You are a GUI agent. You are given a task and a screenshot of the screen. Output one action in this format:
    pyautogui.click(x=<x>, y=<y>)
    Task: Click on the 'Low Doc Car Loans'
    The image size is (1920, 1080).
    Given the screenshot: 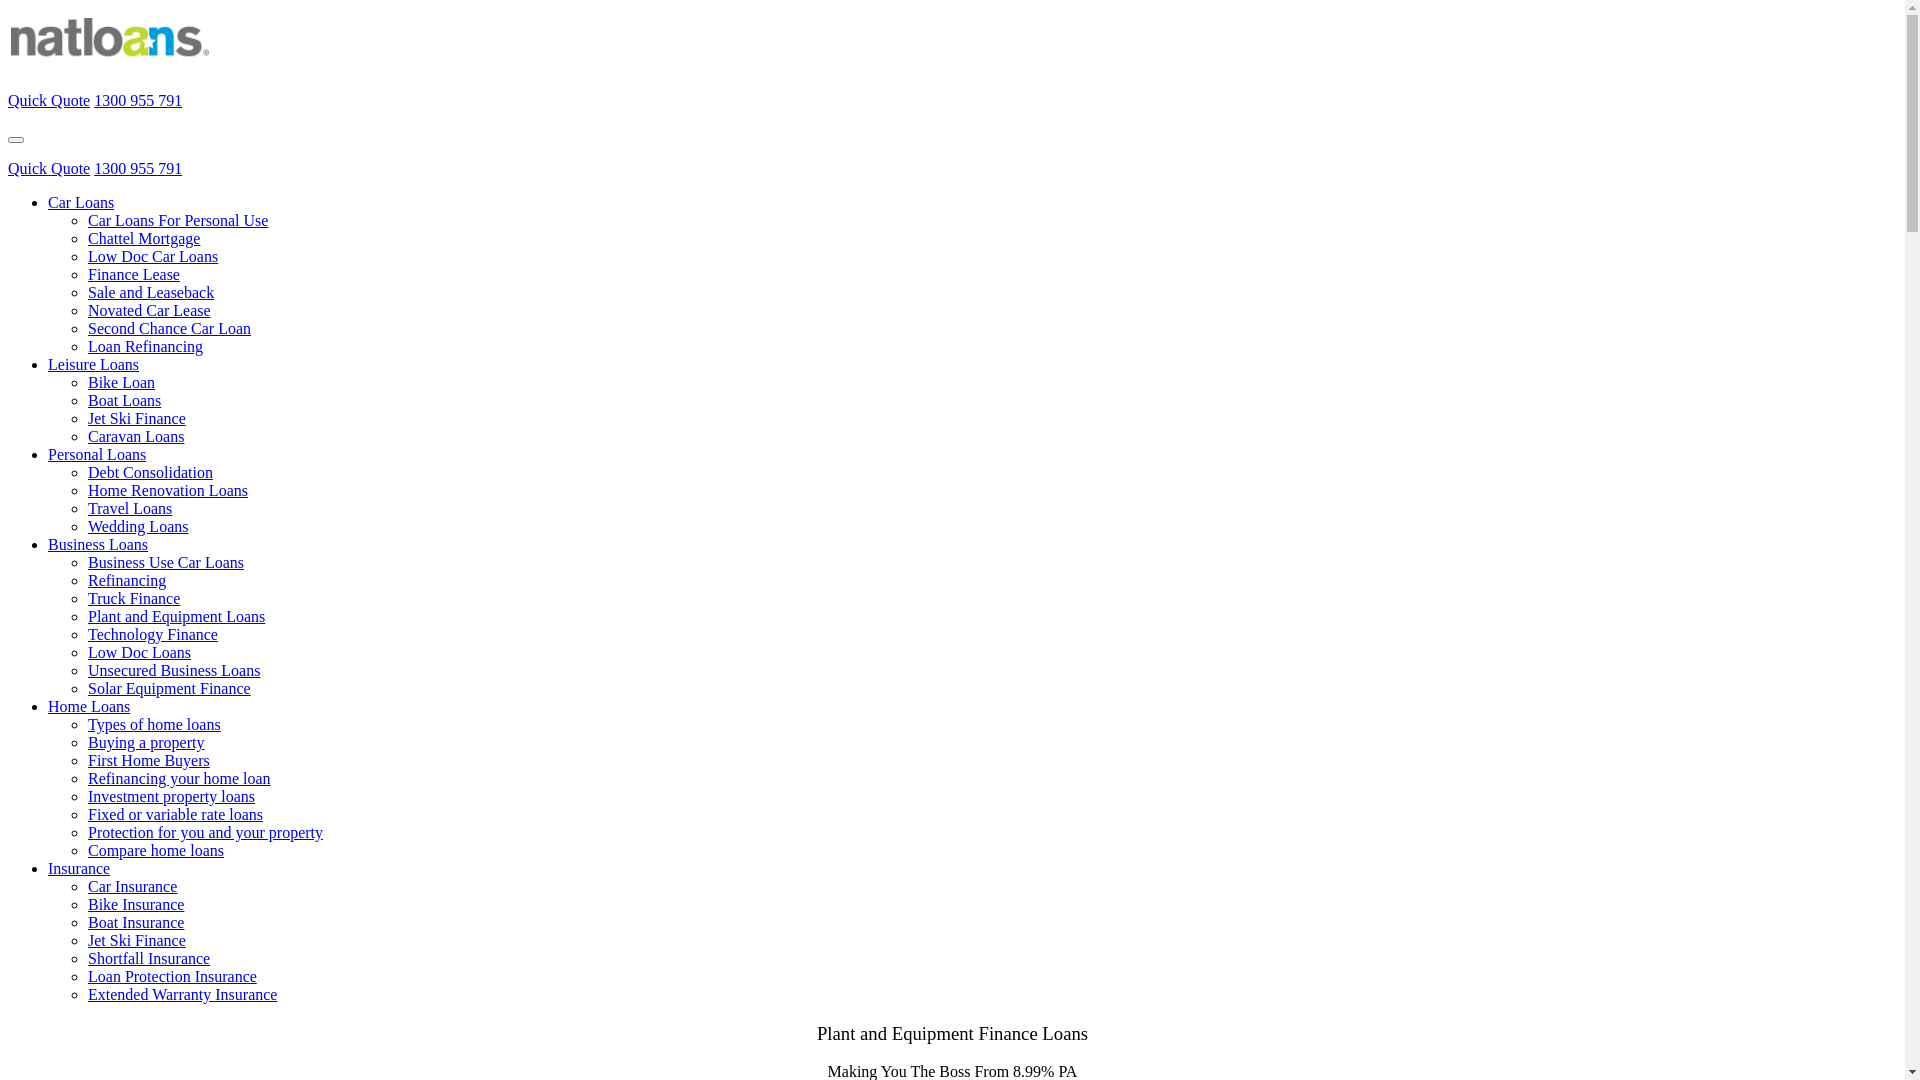 What is the action you would take?
    pyautogui.click(x=152, y=255)
    